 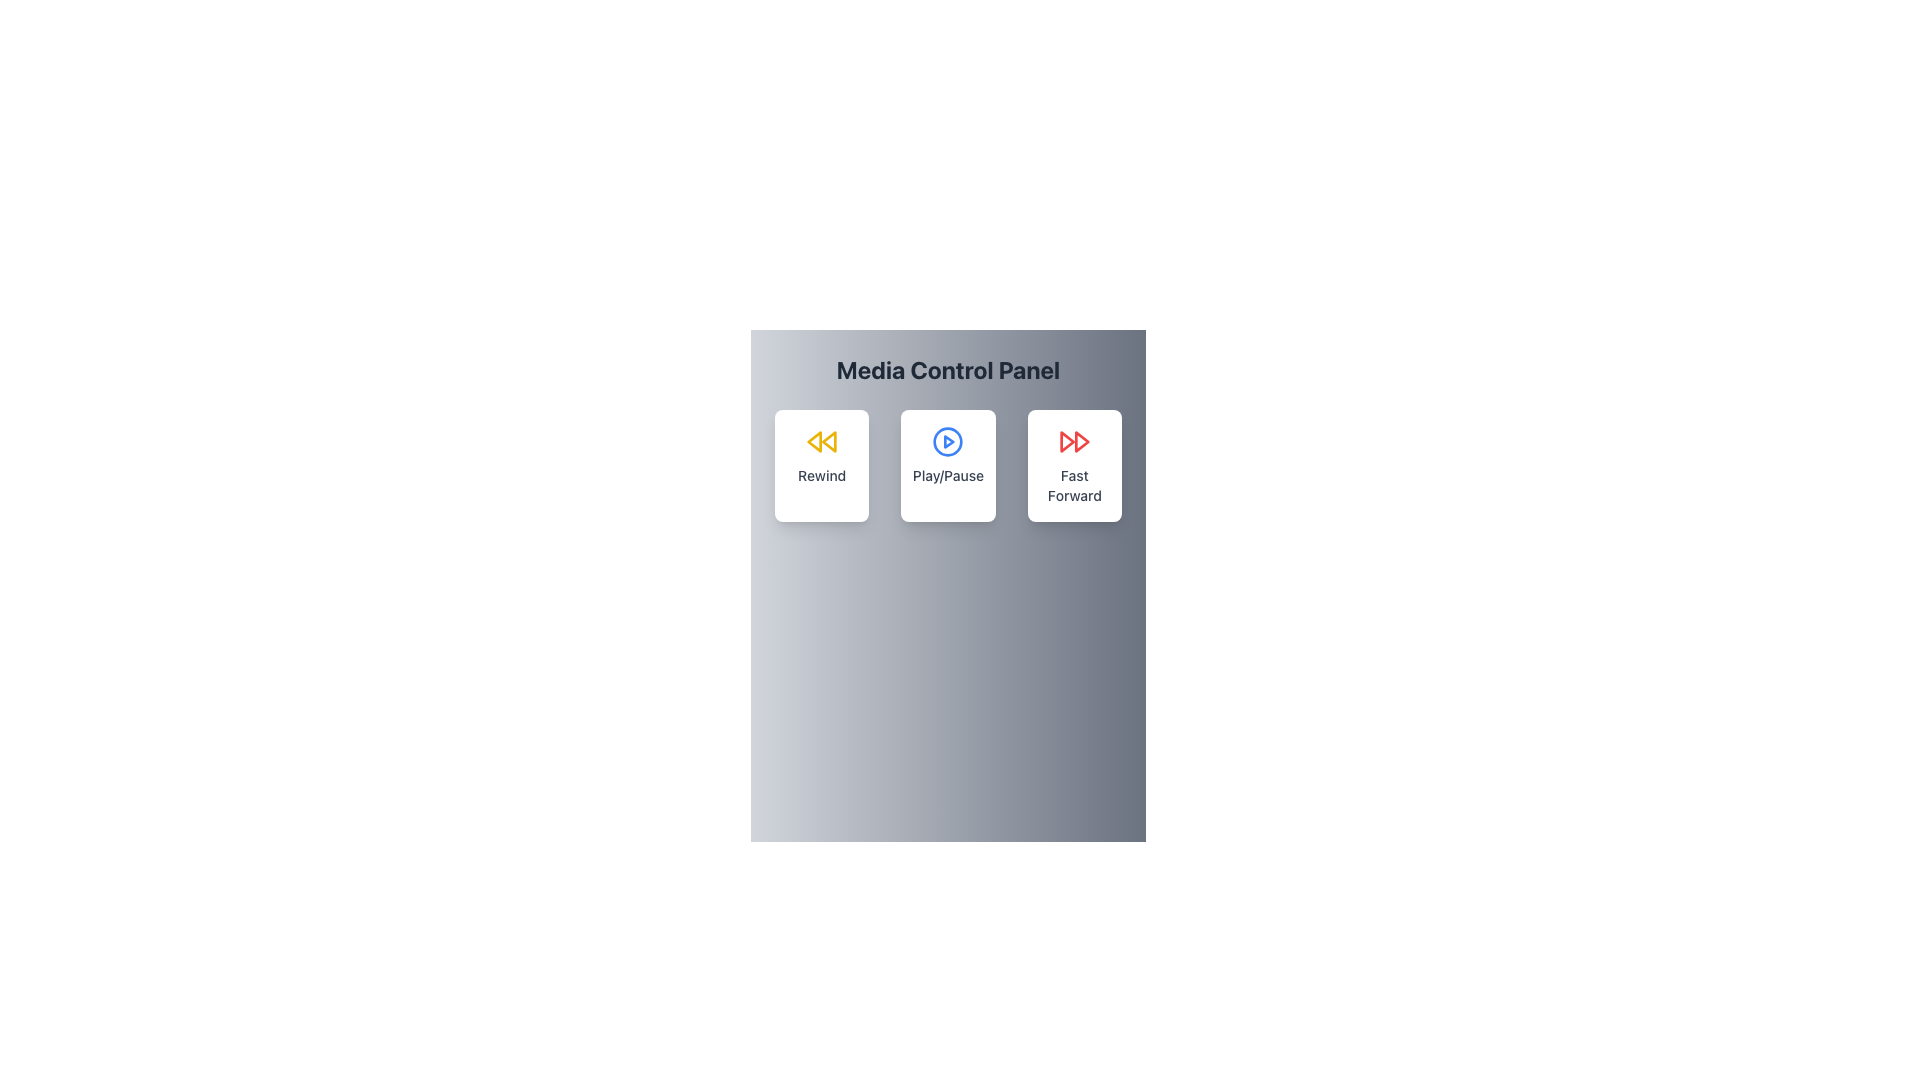 What do you see at coordinates (1073, 486) in the screenshot?
I see `label text that serves as a description for the fast-forward button, located below the red fast-forward icon in the Media Control Panel` at bounding box center [1073, 486].